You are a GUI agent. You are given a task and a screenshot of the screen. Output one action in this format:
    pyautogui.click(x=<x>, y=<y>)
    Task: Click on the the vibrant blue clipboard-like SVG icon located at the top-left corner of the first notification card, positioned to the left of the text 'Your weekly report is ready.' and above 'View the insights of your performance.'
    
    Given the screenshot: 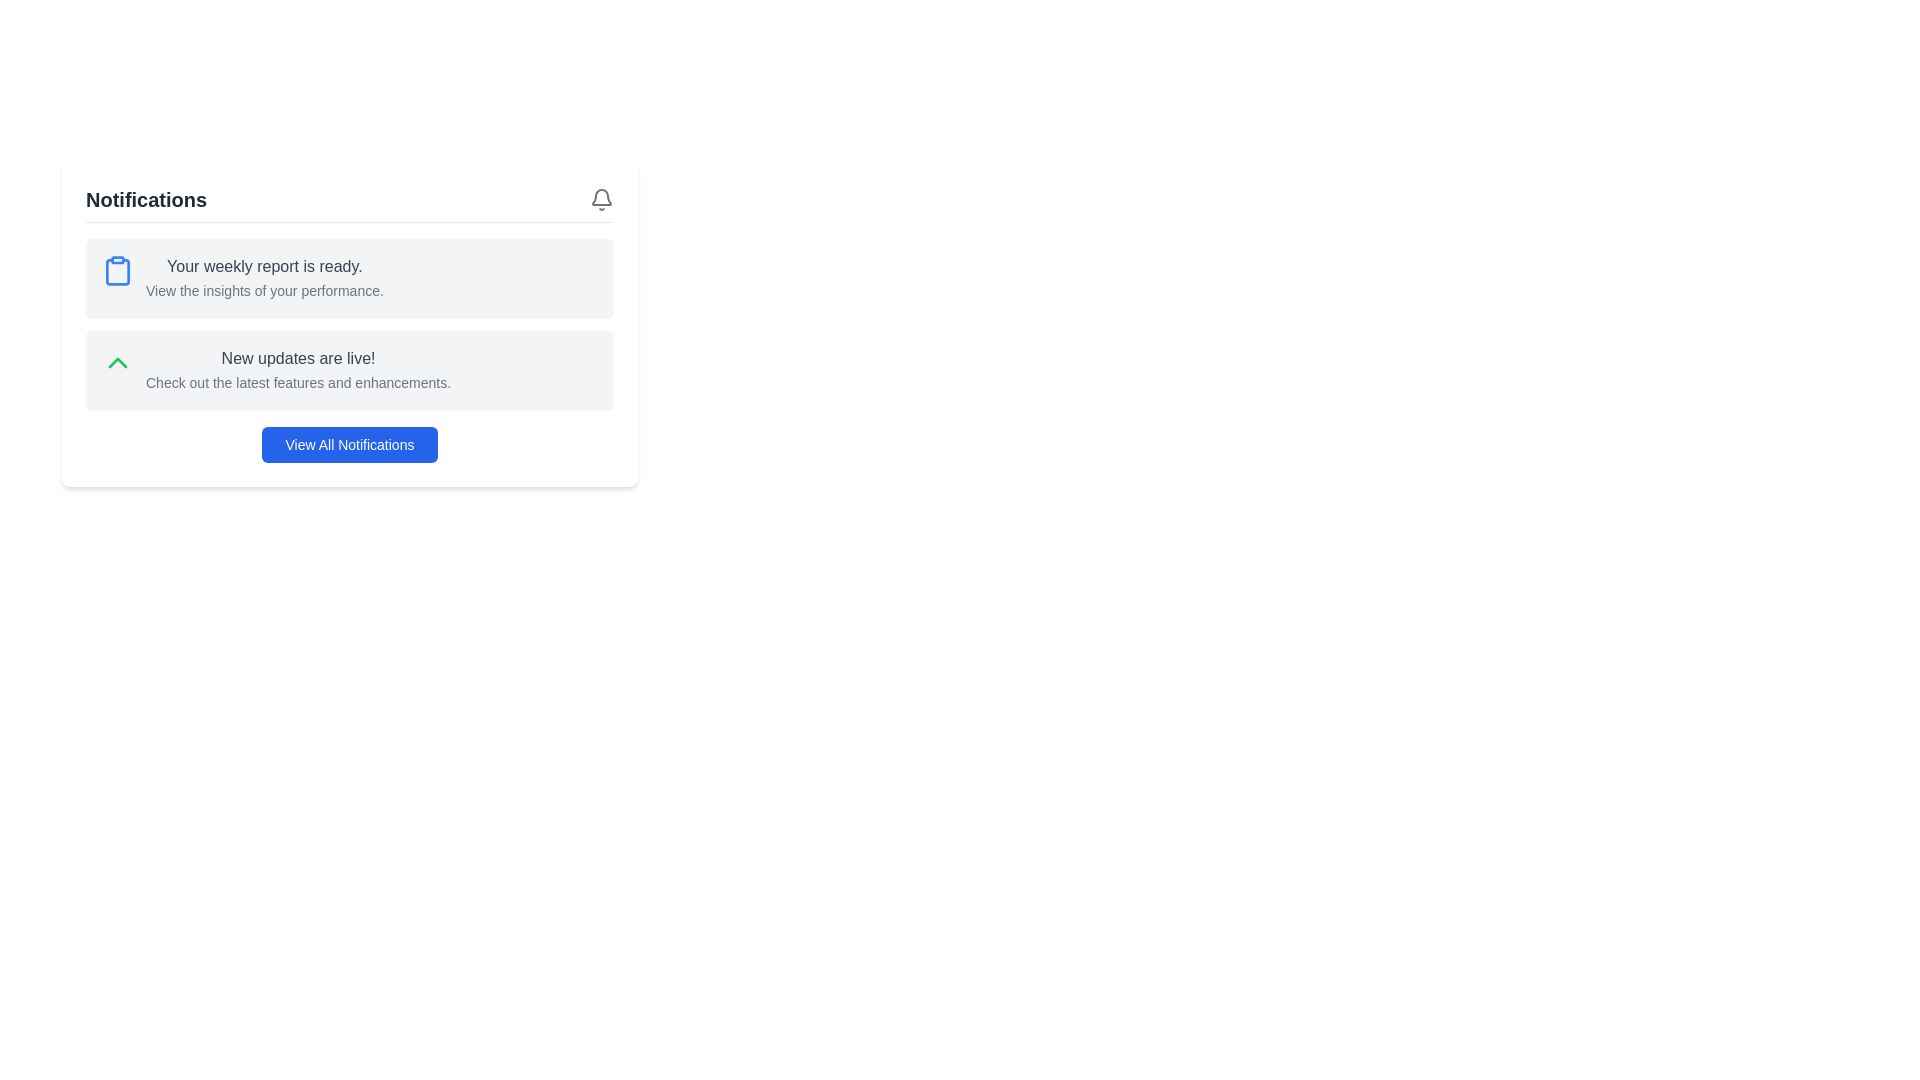 What is the action you would take?
    pyautogui.click(x=117, y=270)
    